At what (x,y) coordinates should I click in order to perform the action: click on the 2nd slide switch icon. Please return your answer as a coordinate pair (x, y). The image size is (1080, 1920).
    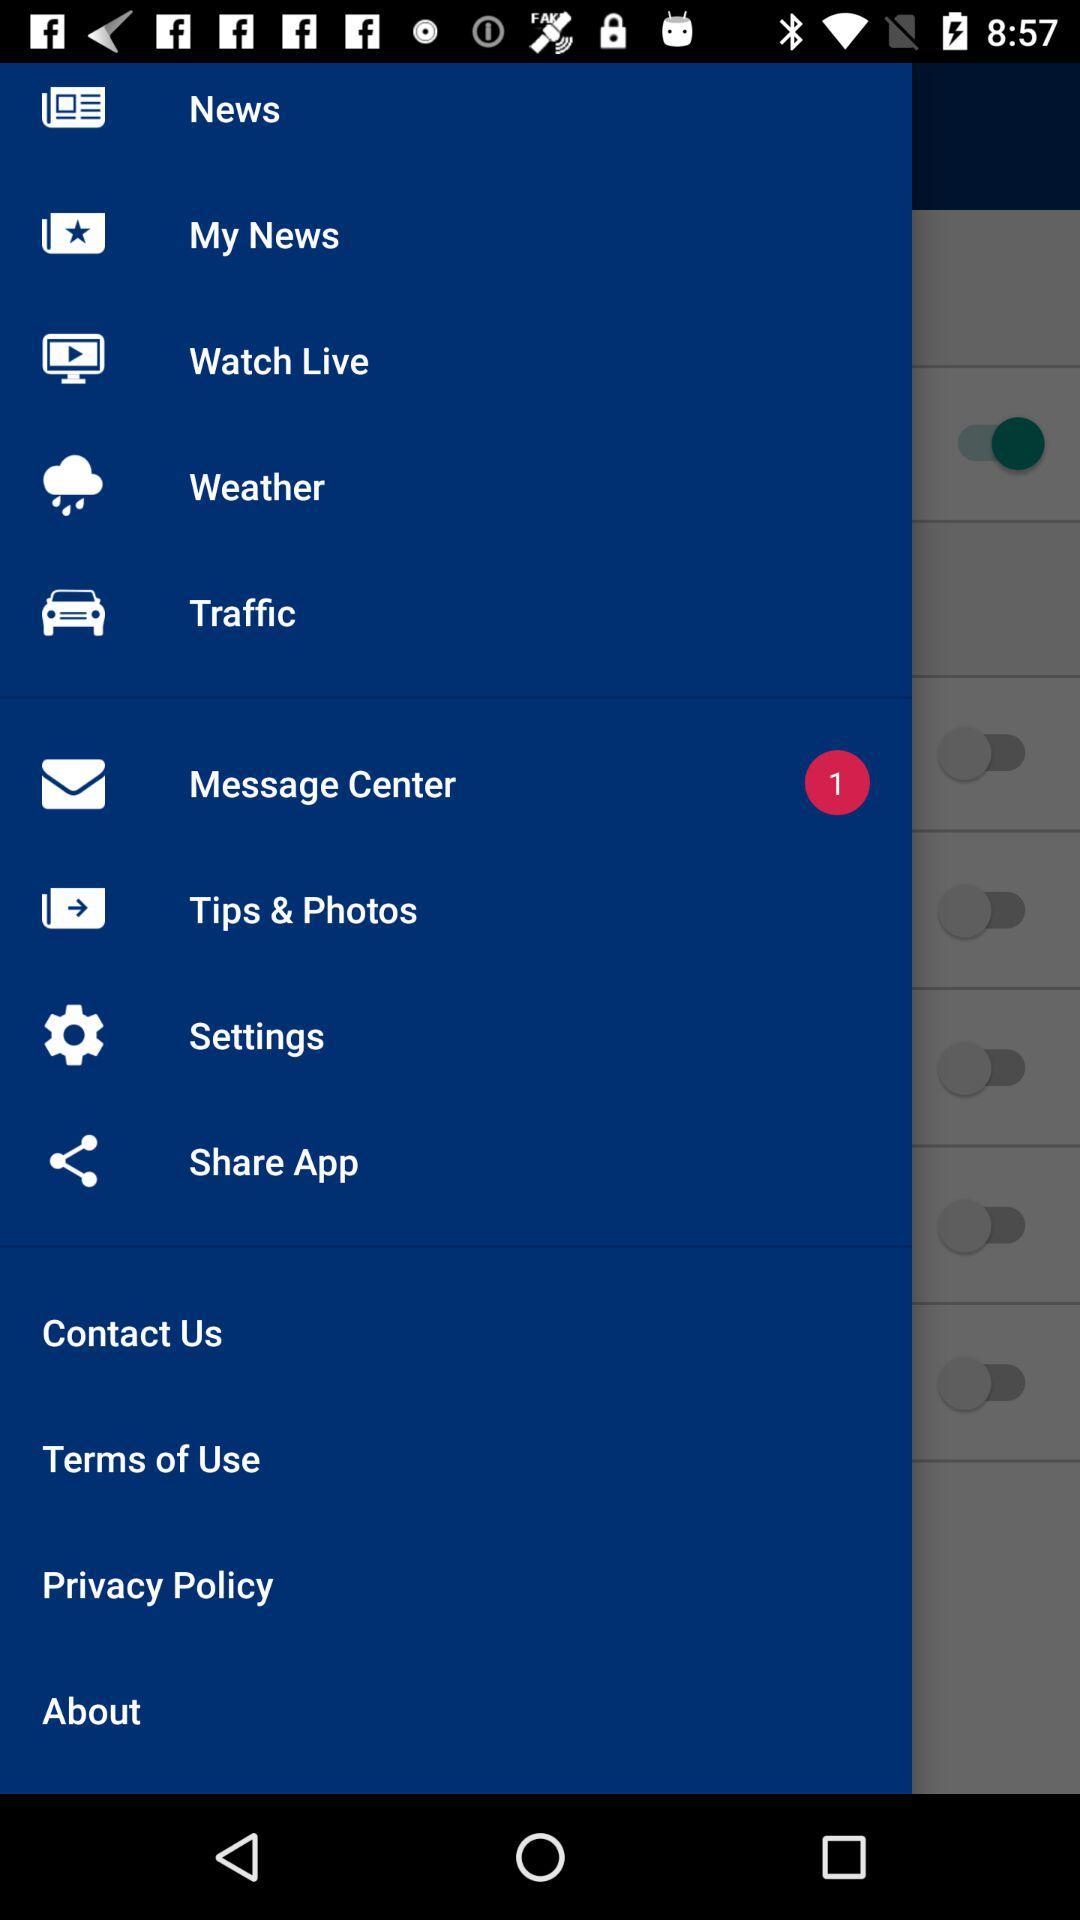
    Looking at the image, I should click on (991, 752).